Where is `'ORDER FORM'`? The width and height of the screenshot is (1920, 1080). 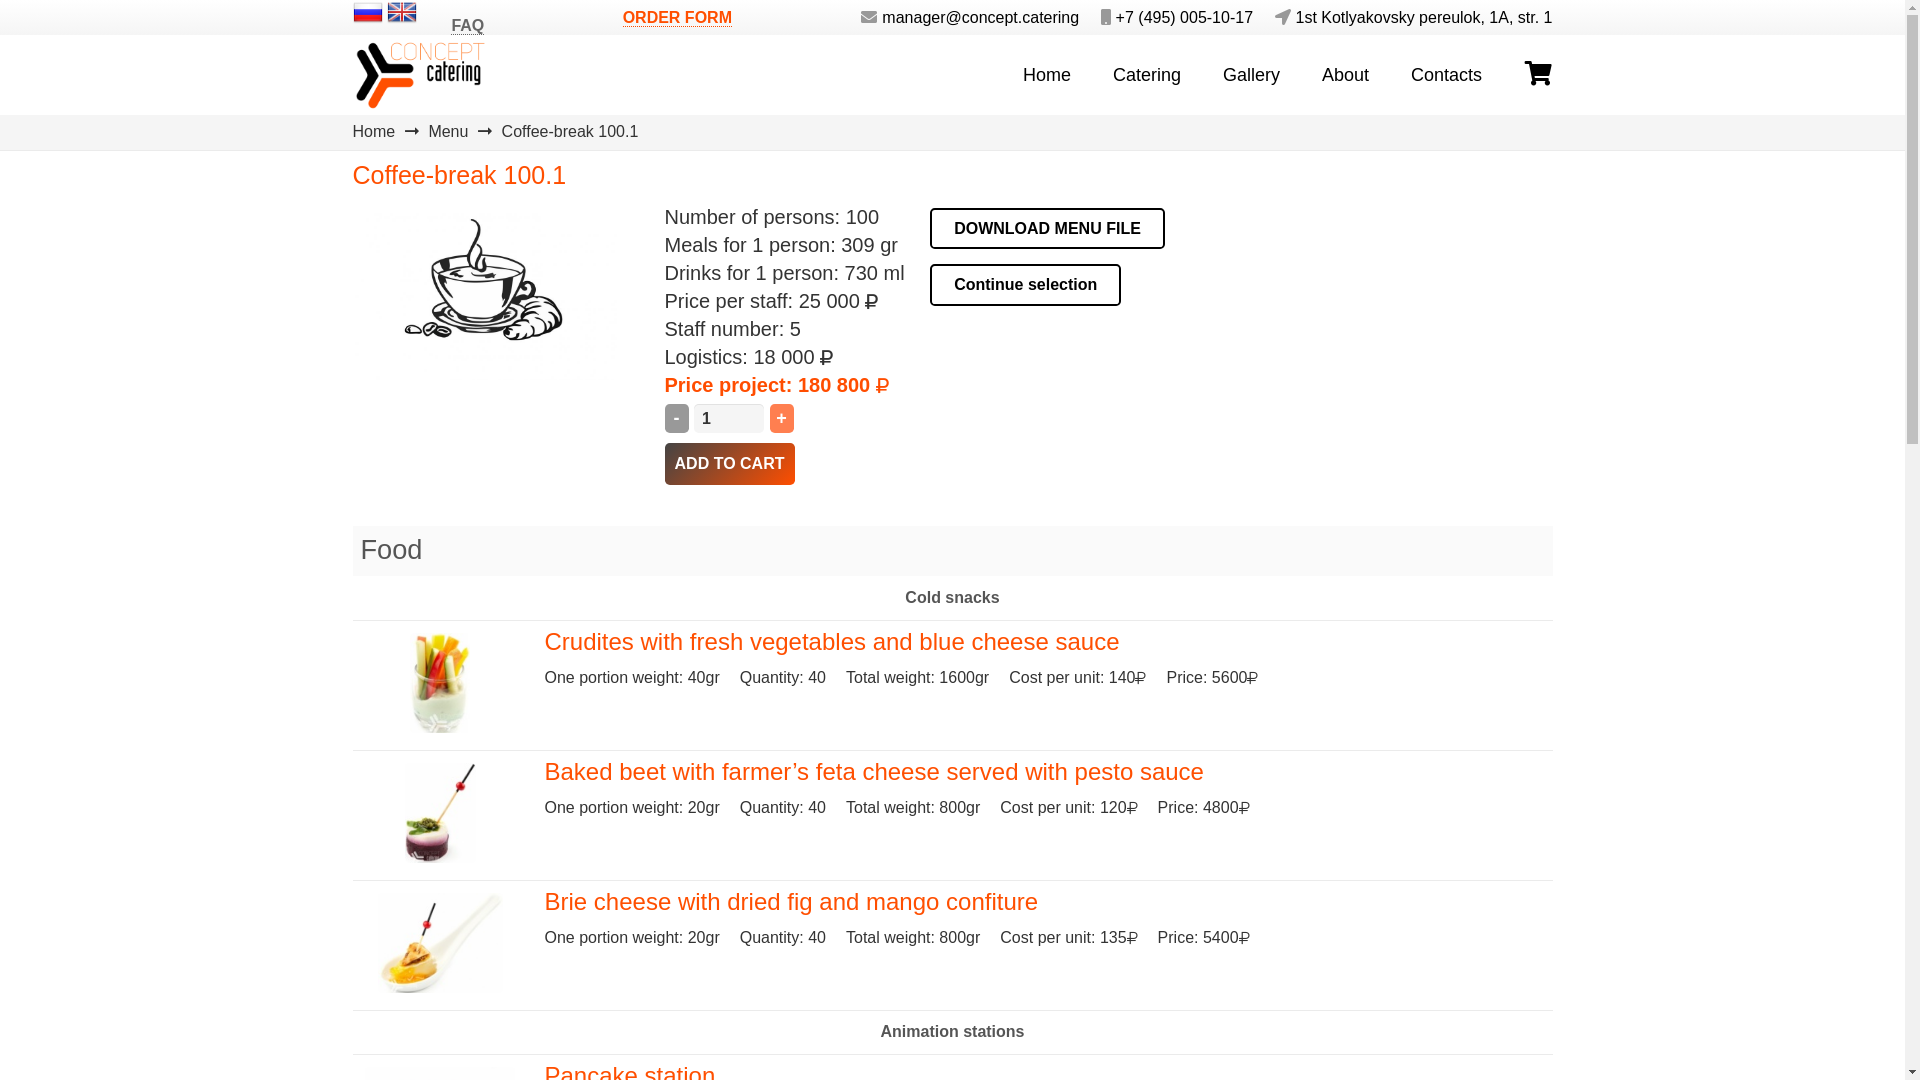
'ORDER FORM' is located at coordinates (677, 16).